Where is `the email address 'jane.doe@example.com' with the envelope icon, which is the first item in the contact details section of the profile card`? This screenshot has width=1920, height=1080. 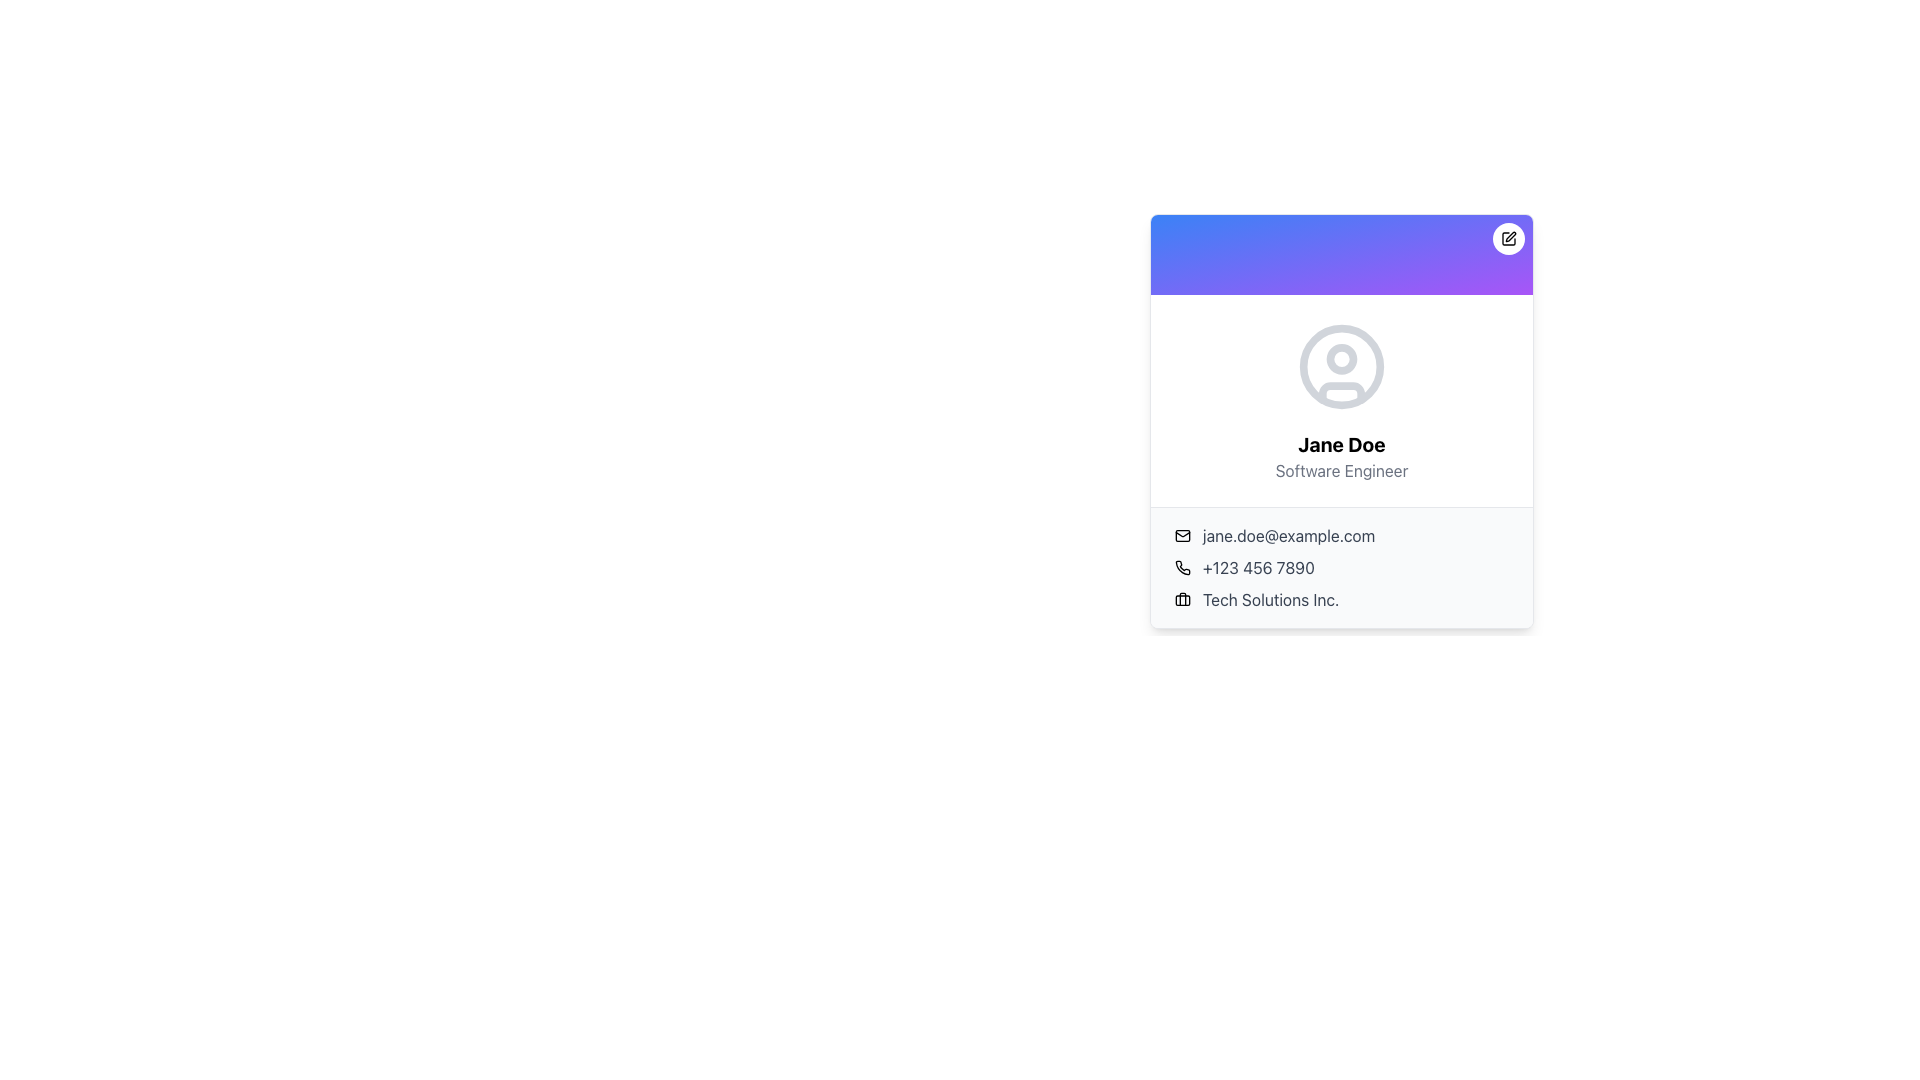
the email address 'jane.doe@example.com' with the envelope icon, which is the first item in the contact details section of the profile card is located at coordinates (1342, 535).